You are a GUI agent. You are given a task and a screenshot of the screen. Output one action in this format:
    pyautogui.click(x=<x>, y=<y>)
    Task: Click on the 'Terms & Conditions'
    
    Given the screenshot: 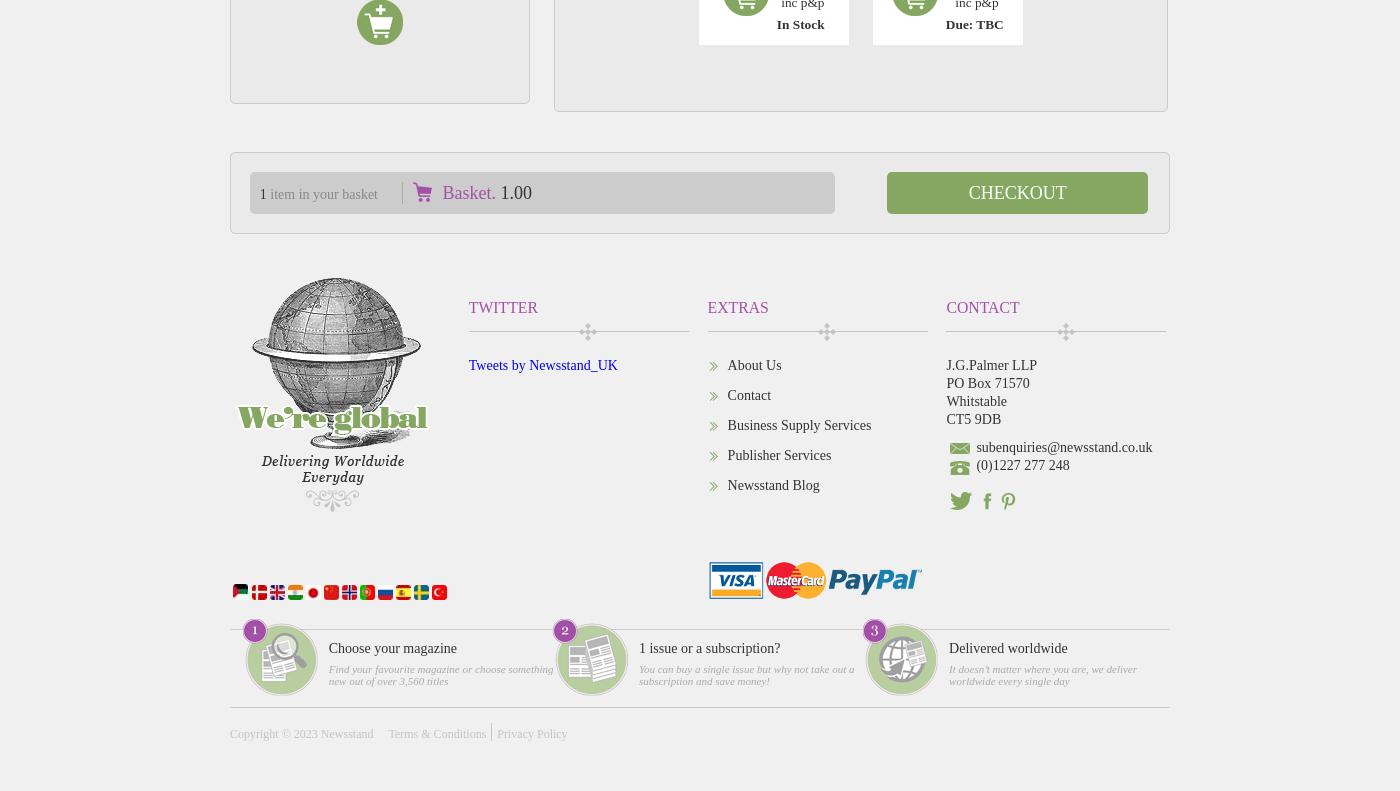 What is the action you would take?
    pyautogui.click(x=436, y=732)
    